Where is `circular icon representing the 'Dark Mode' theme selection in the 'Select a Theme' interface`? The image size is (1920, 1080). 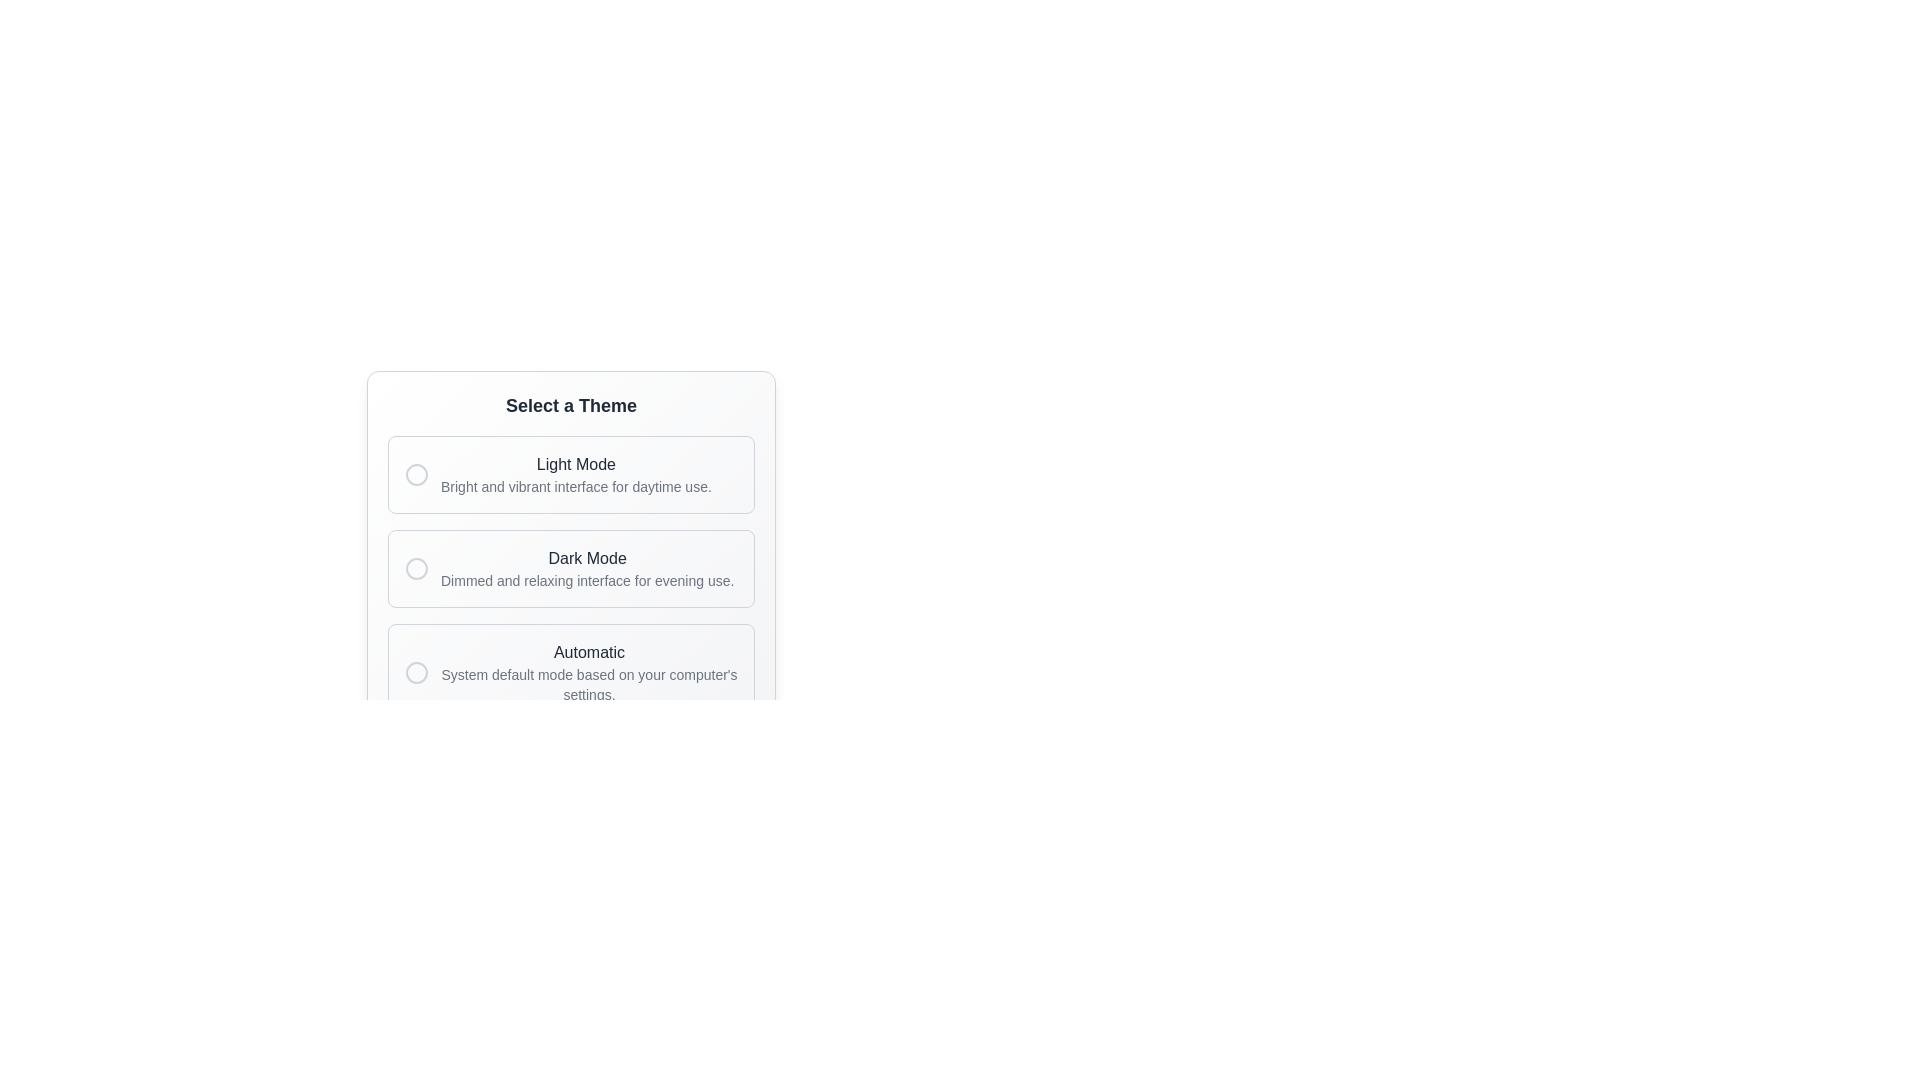
circular icon representing the 'Dark Mode' theme selection in the 'Select a Theme' interface is located at coordinates (416, 569).